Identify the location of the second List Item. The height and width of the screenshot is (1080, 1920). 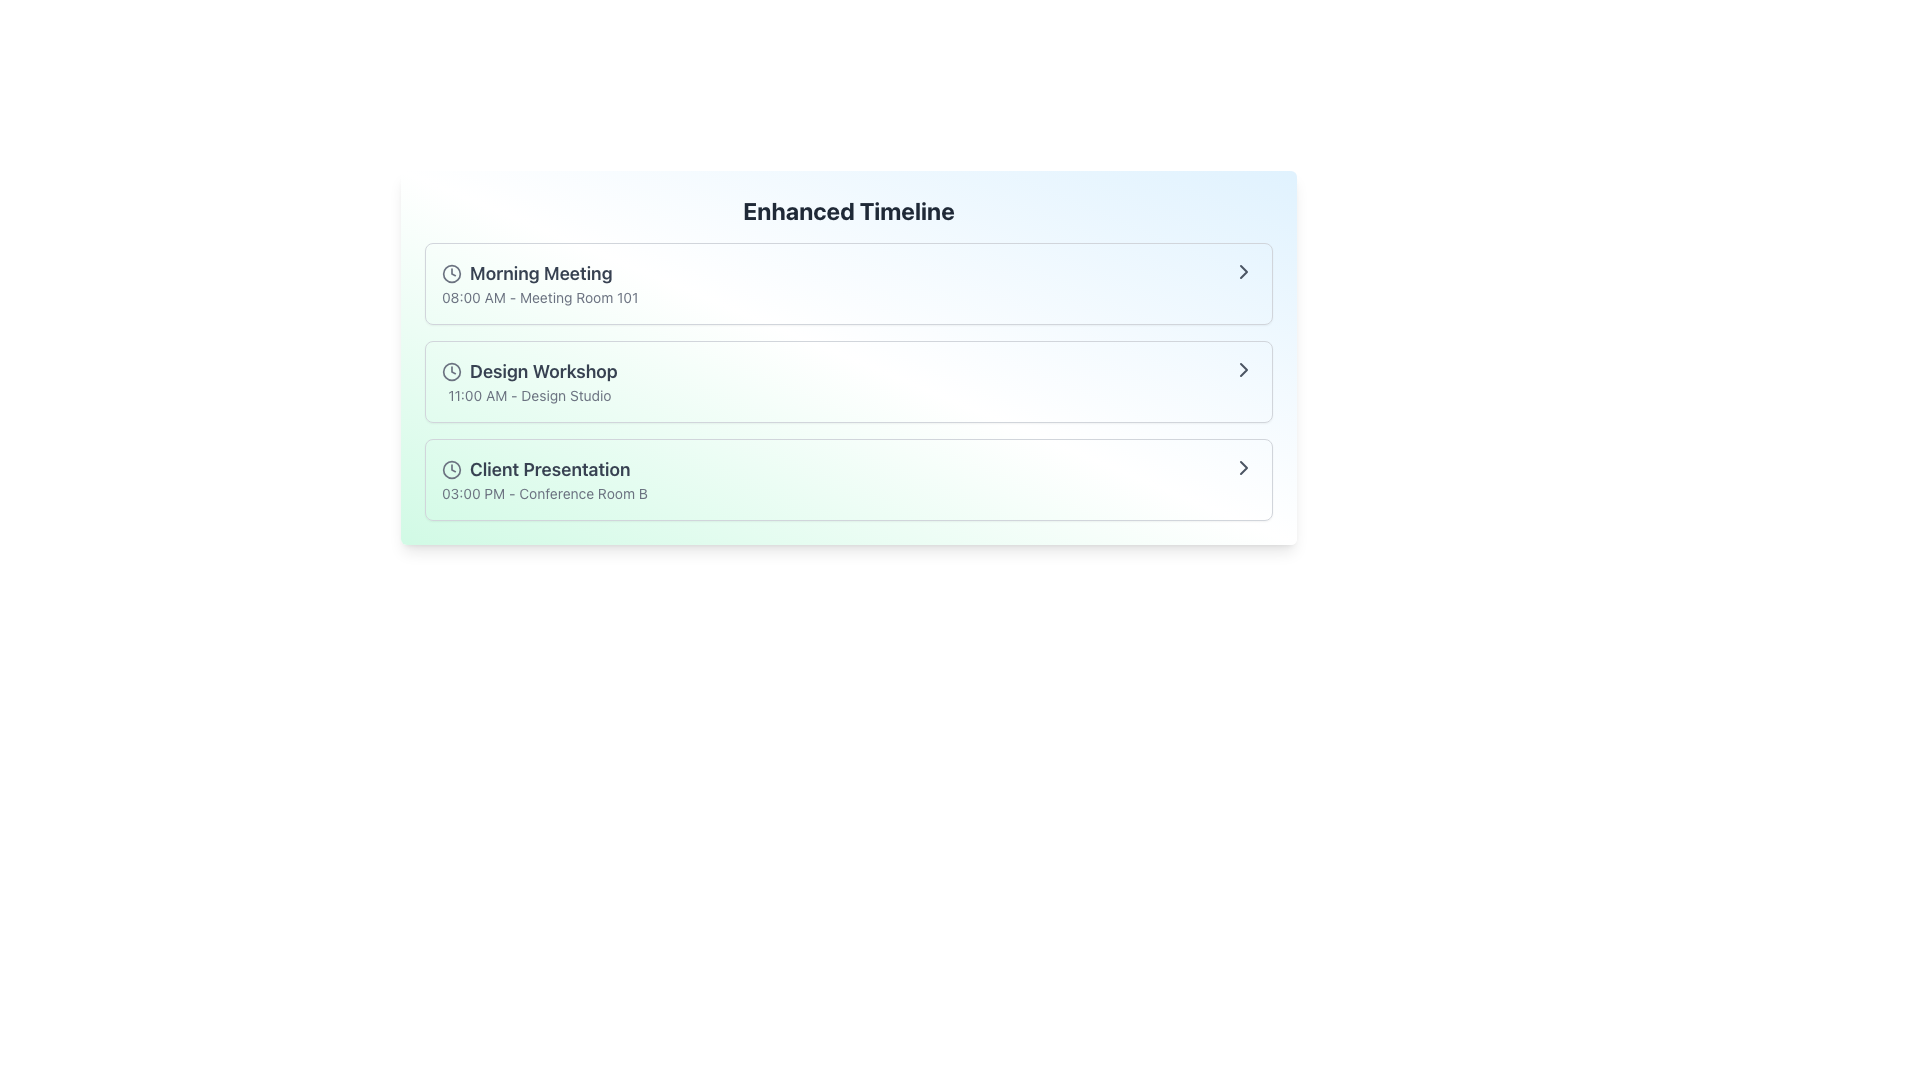
(849, 381).